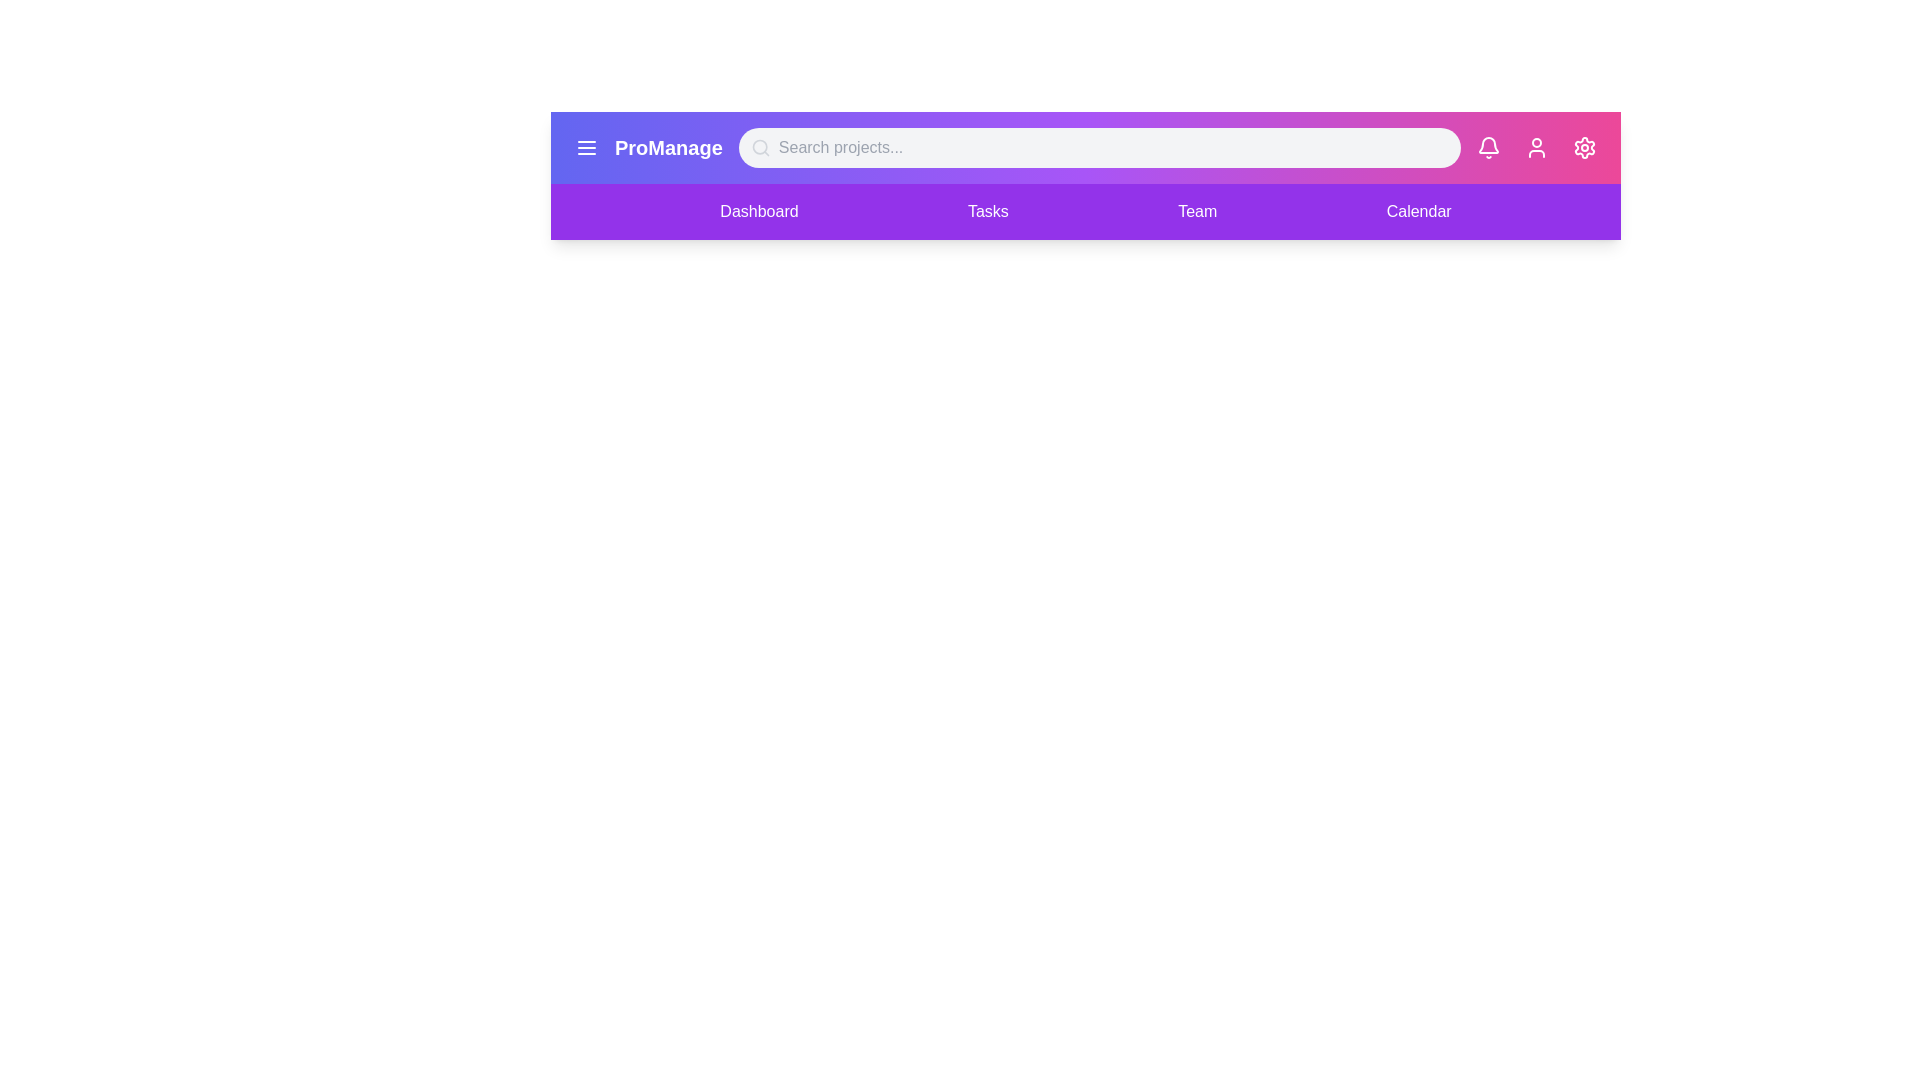  I want to click on the settings icon to access the settings, so click(1583, 146).